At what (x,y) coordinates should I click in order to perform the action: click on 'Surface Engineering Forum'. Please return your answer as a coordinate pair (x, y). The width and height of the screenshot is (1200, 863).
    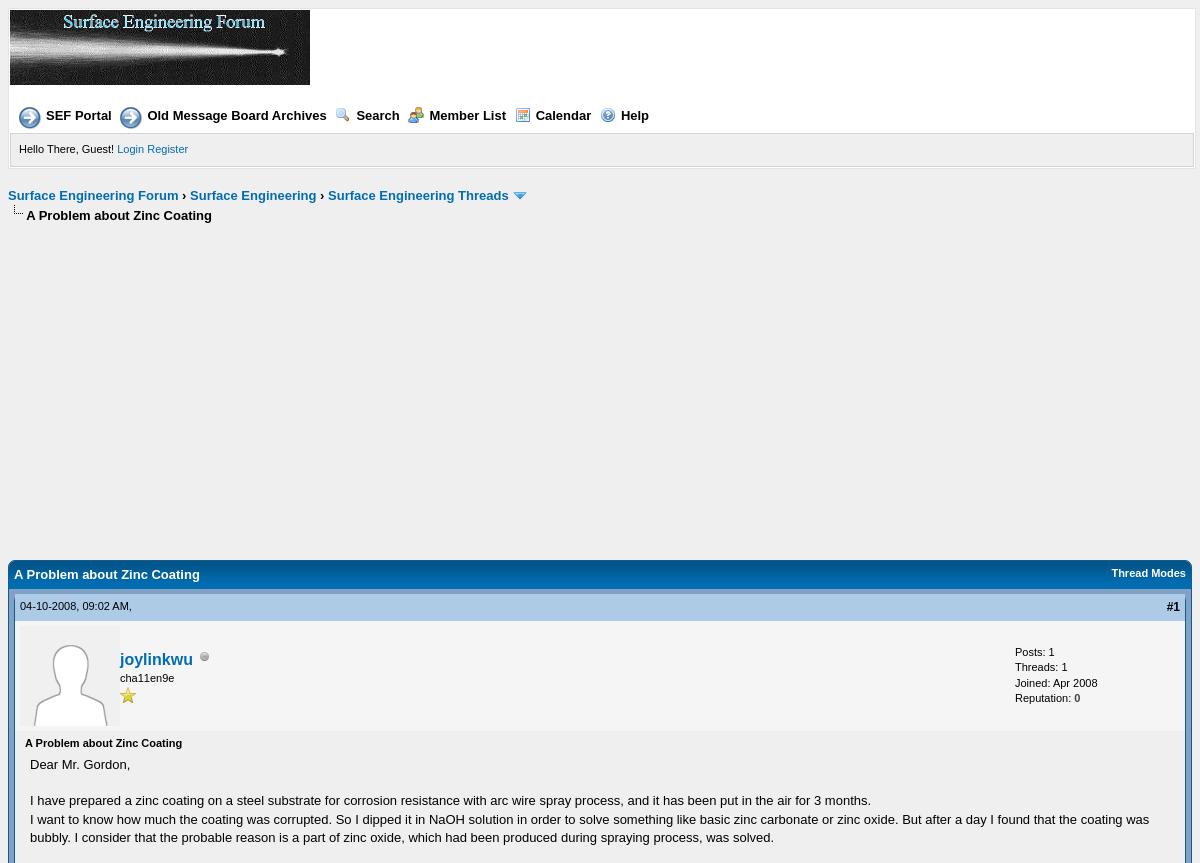
    Looking at the image, I should click on (93, 194).